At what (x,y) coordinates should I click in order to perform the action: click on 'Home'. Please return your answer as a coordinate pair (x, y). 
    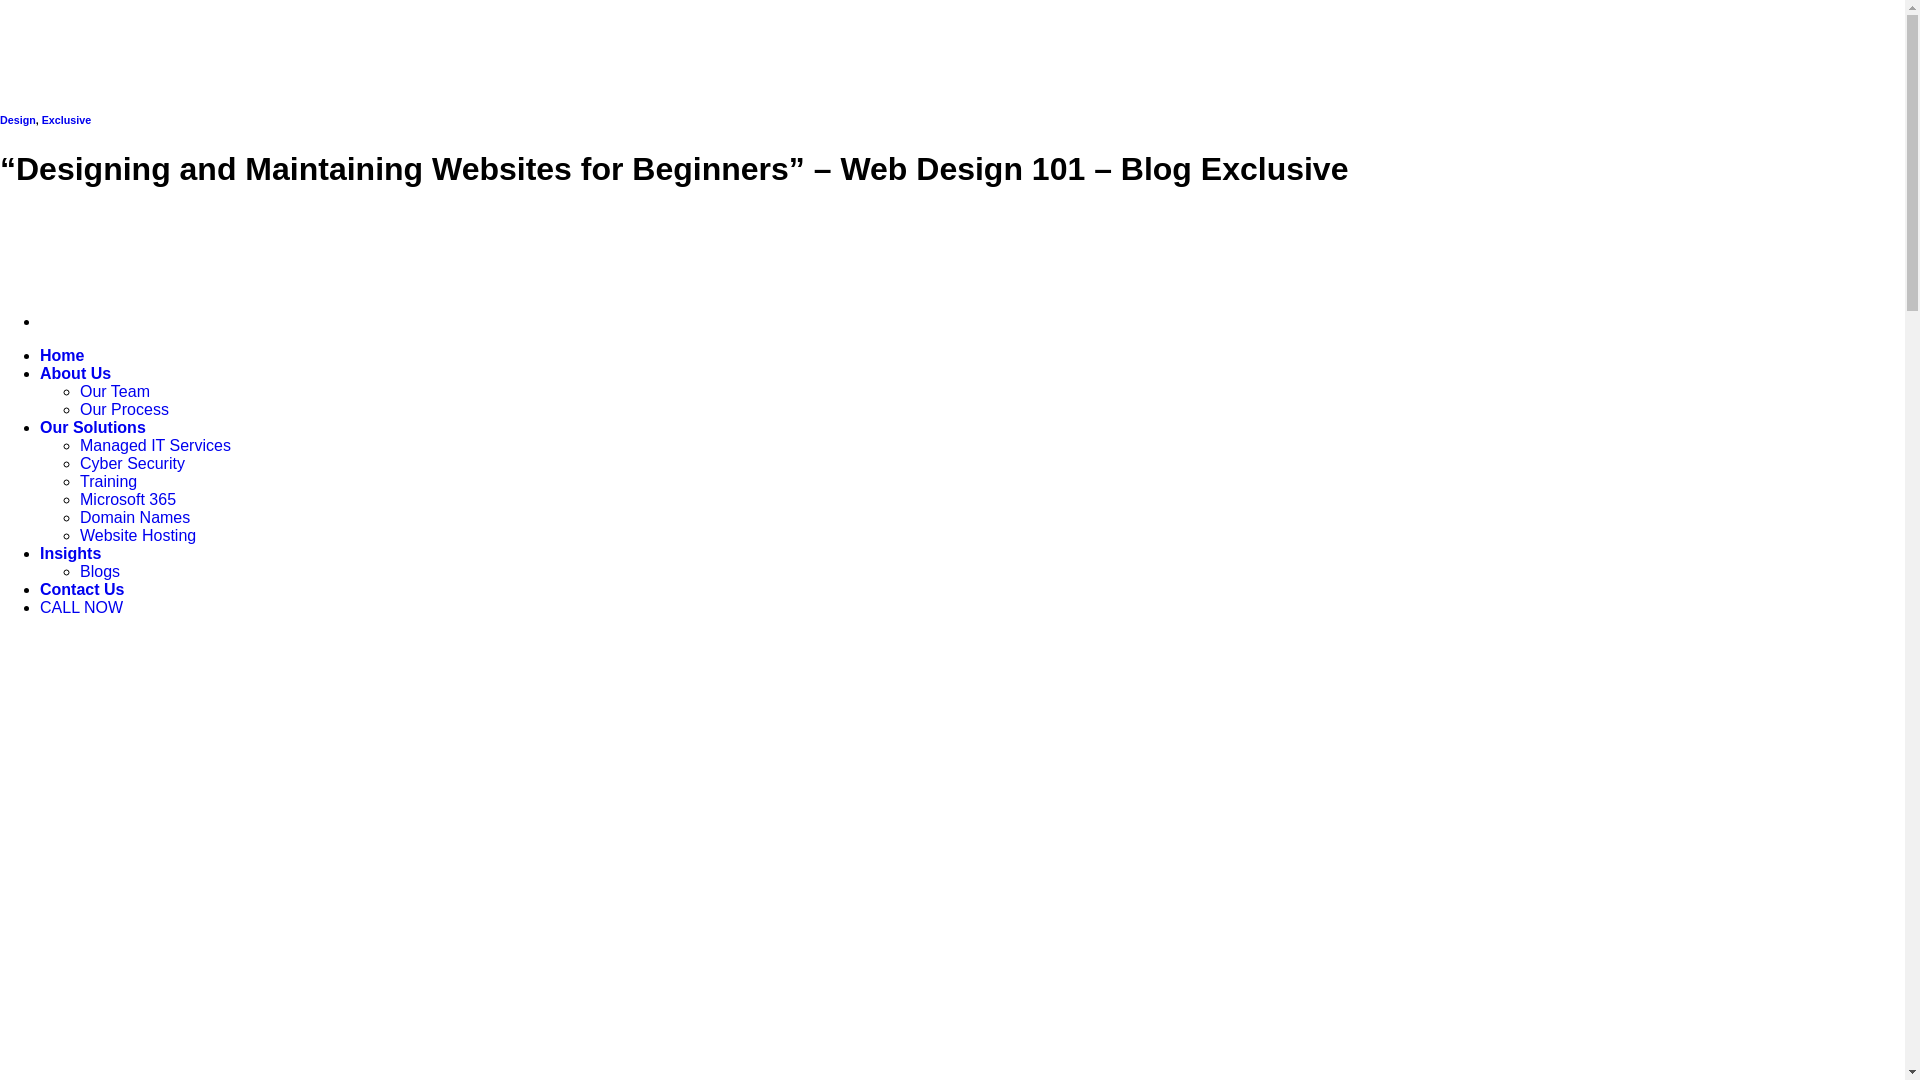
    Looking at the image, I should click on (39, 354).